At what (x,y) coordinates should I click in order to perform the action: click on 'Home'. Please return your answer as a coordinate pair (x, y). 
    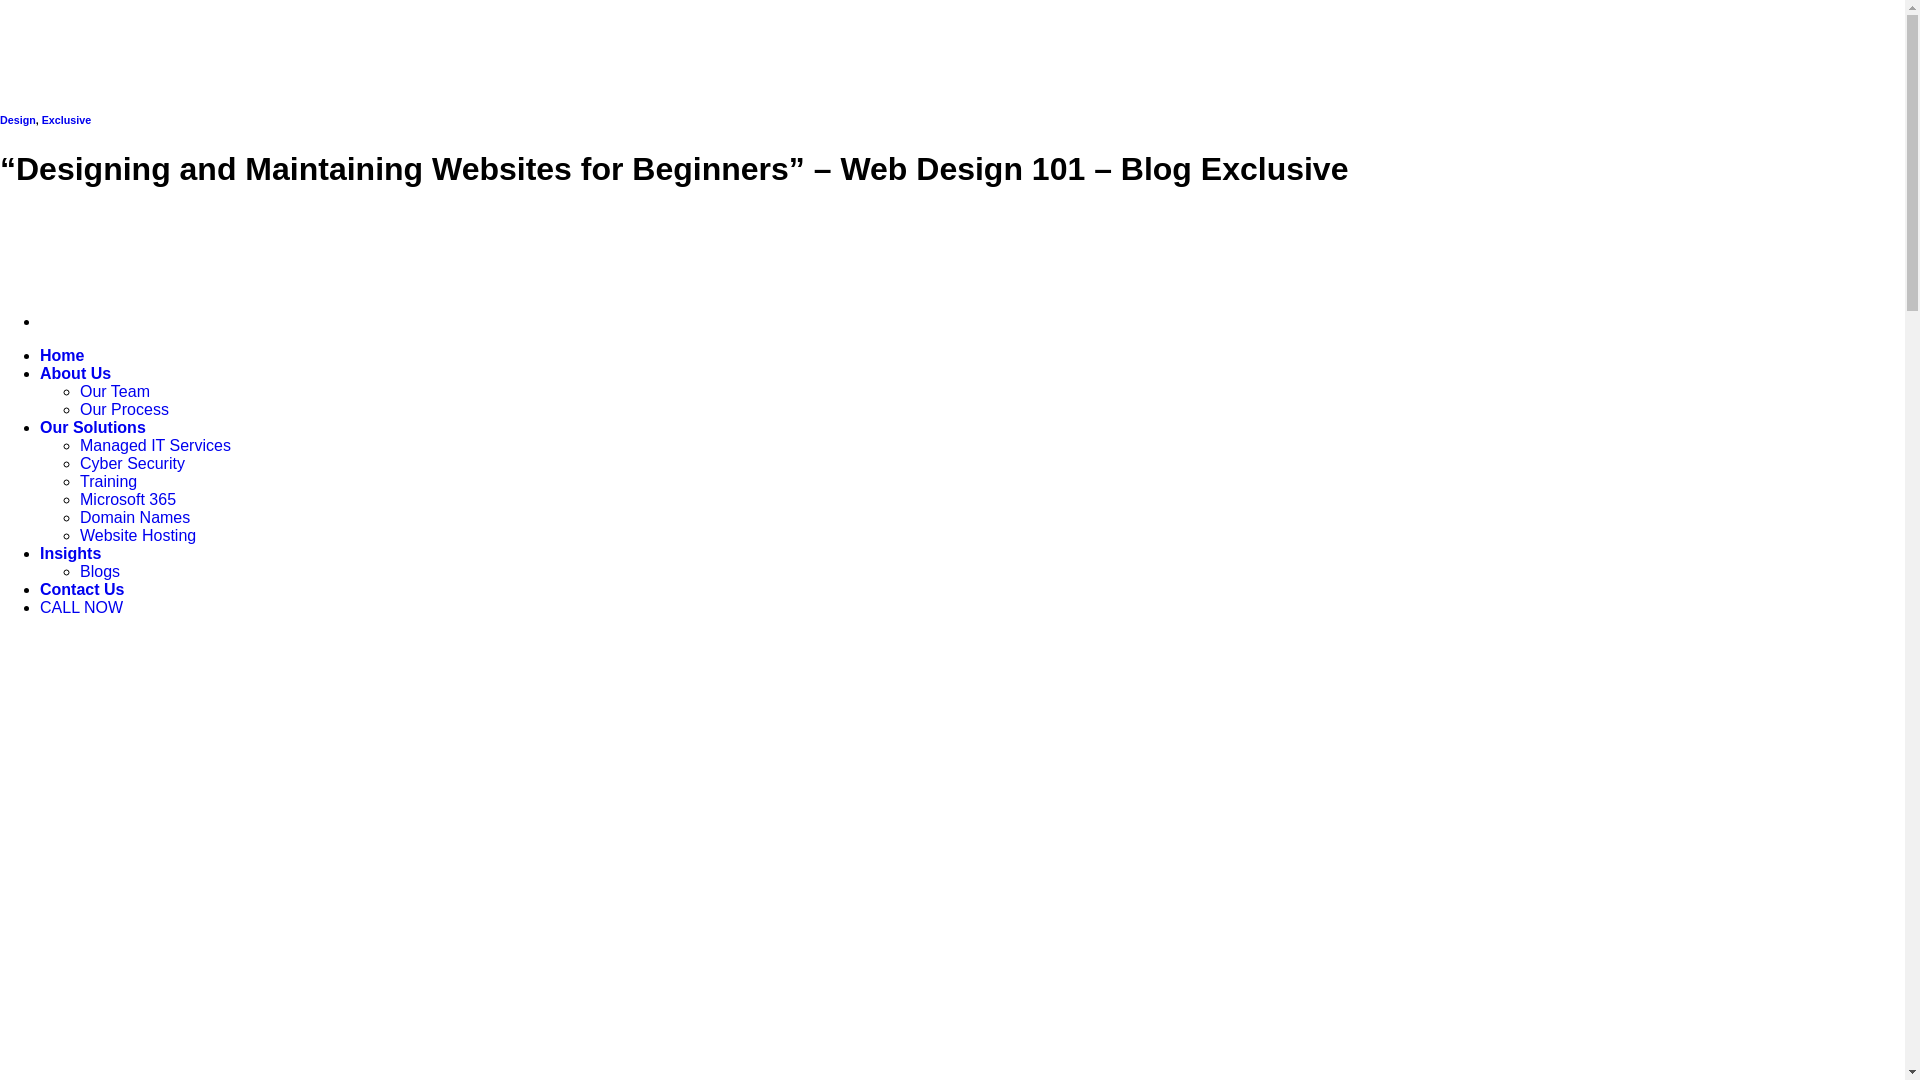
    Looking at the image, I should click on (39, 354).